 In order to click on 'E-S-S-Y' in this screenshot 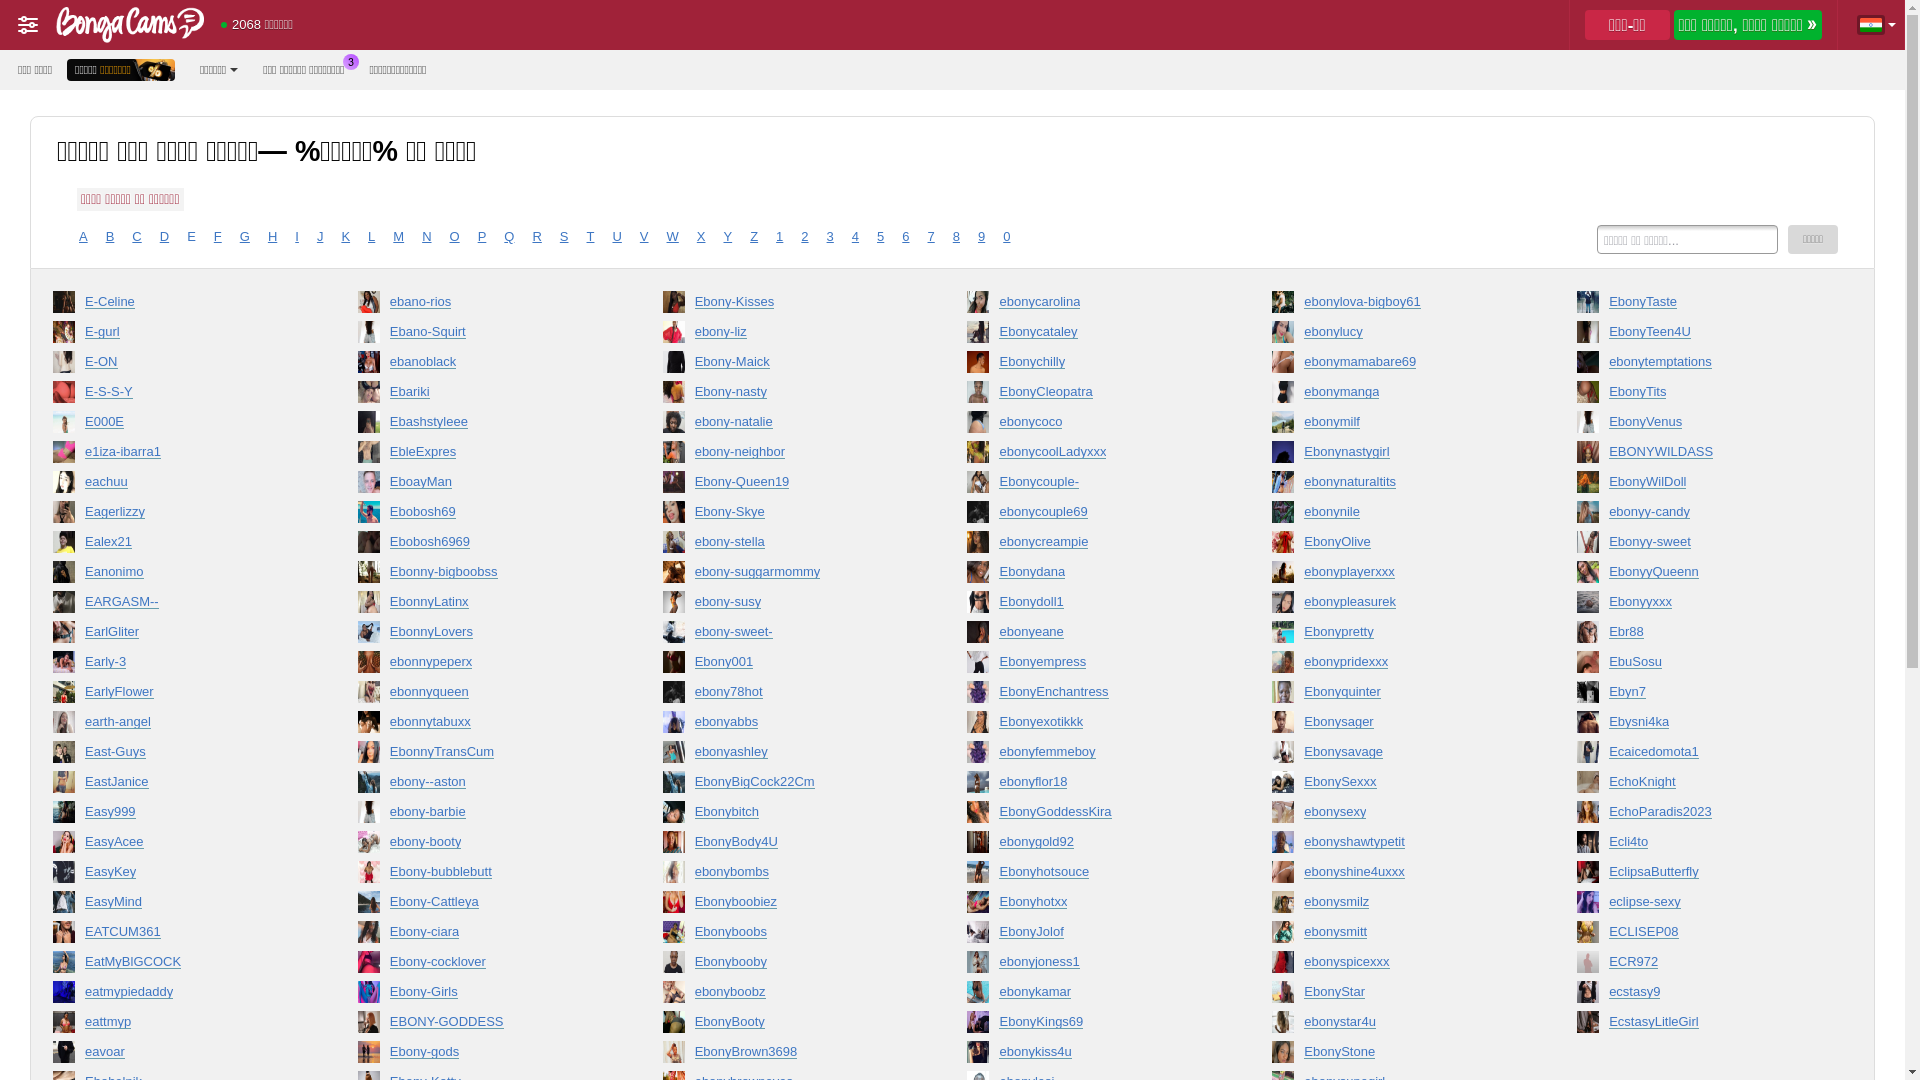, I will do `click(177, 396)`.